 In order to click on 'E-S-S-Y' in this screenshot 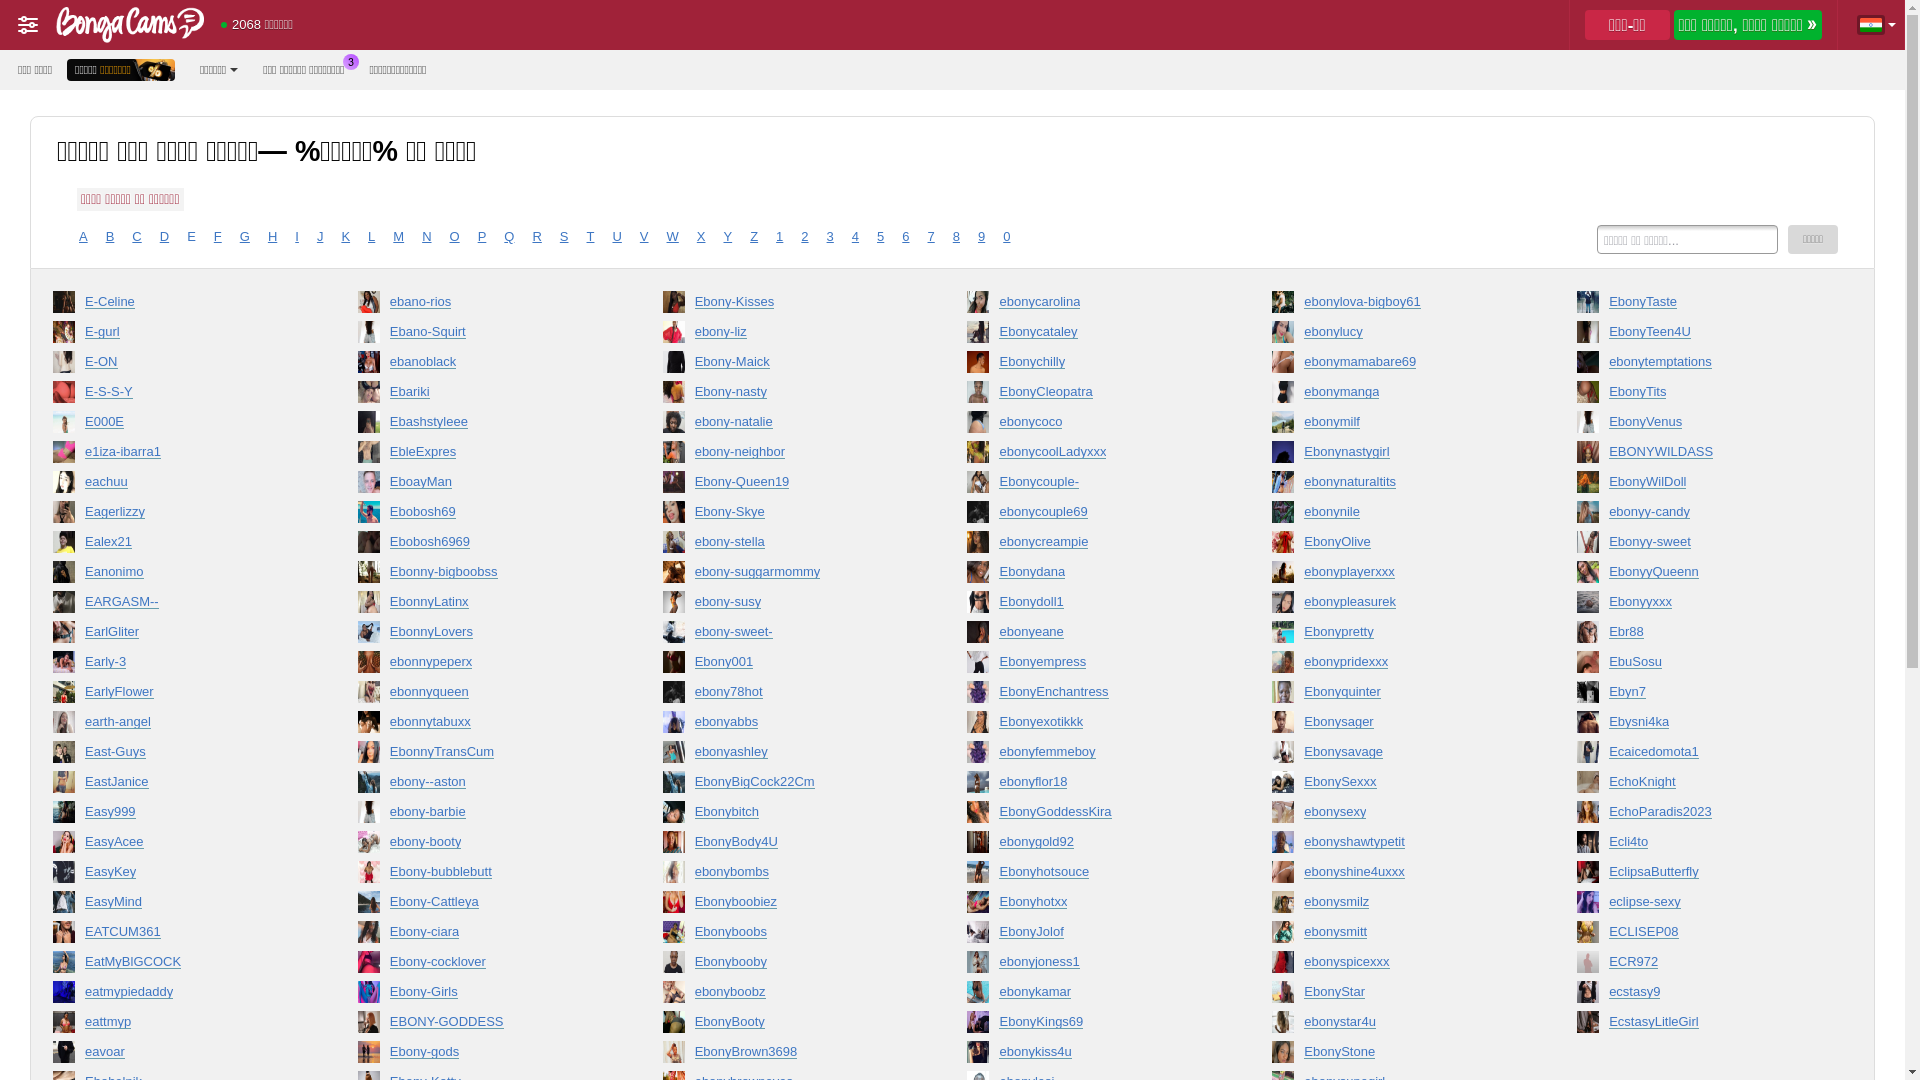, I will do `click(177, 396)`.